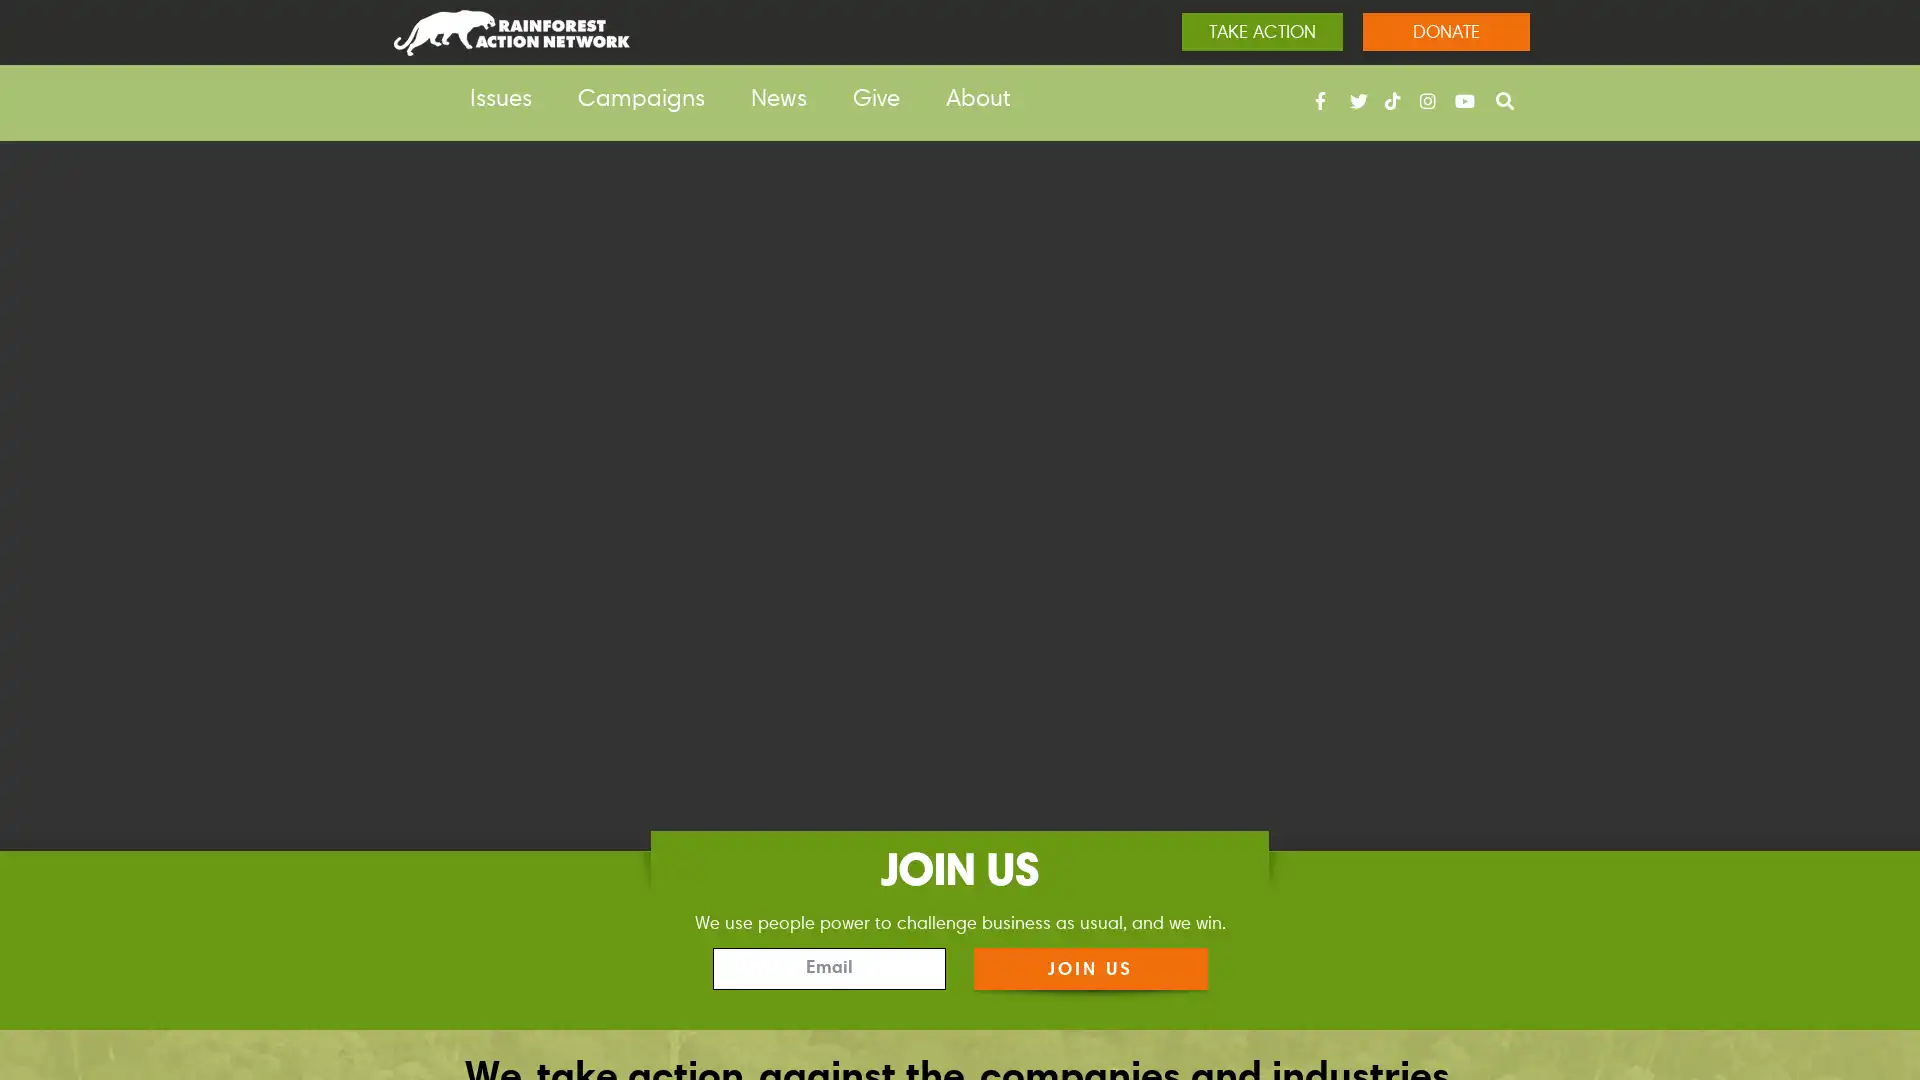 The image size is (1920, 1080). Describe the element at coordinates (1808, 974) in the screenshot. I see `enter full screen` at that location.